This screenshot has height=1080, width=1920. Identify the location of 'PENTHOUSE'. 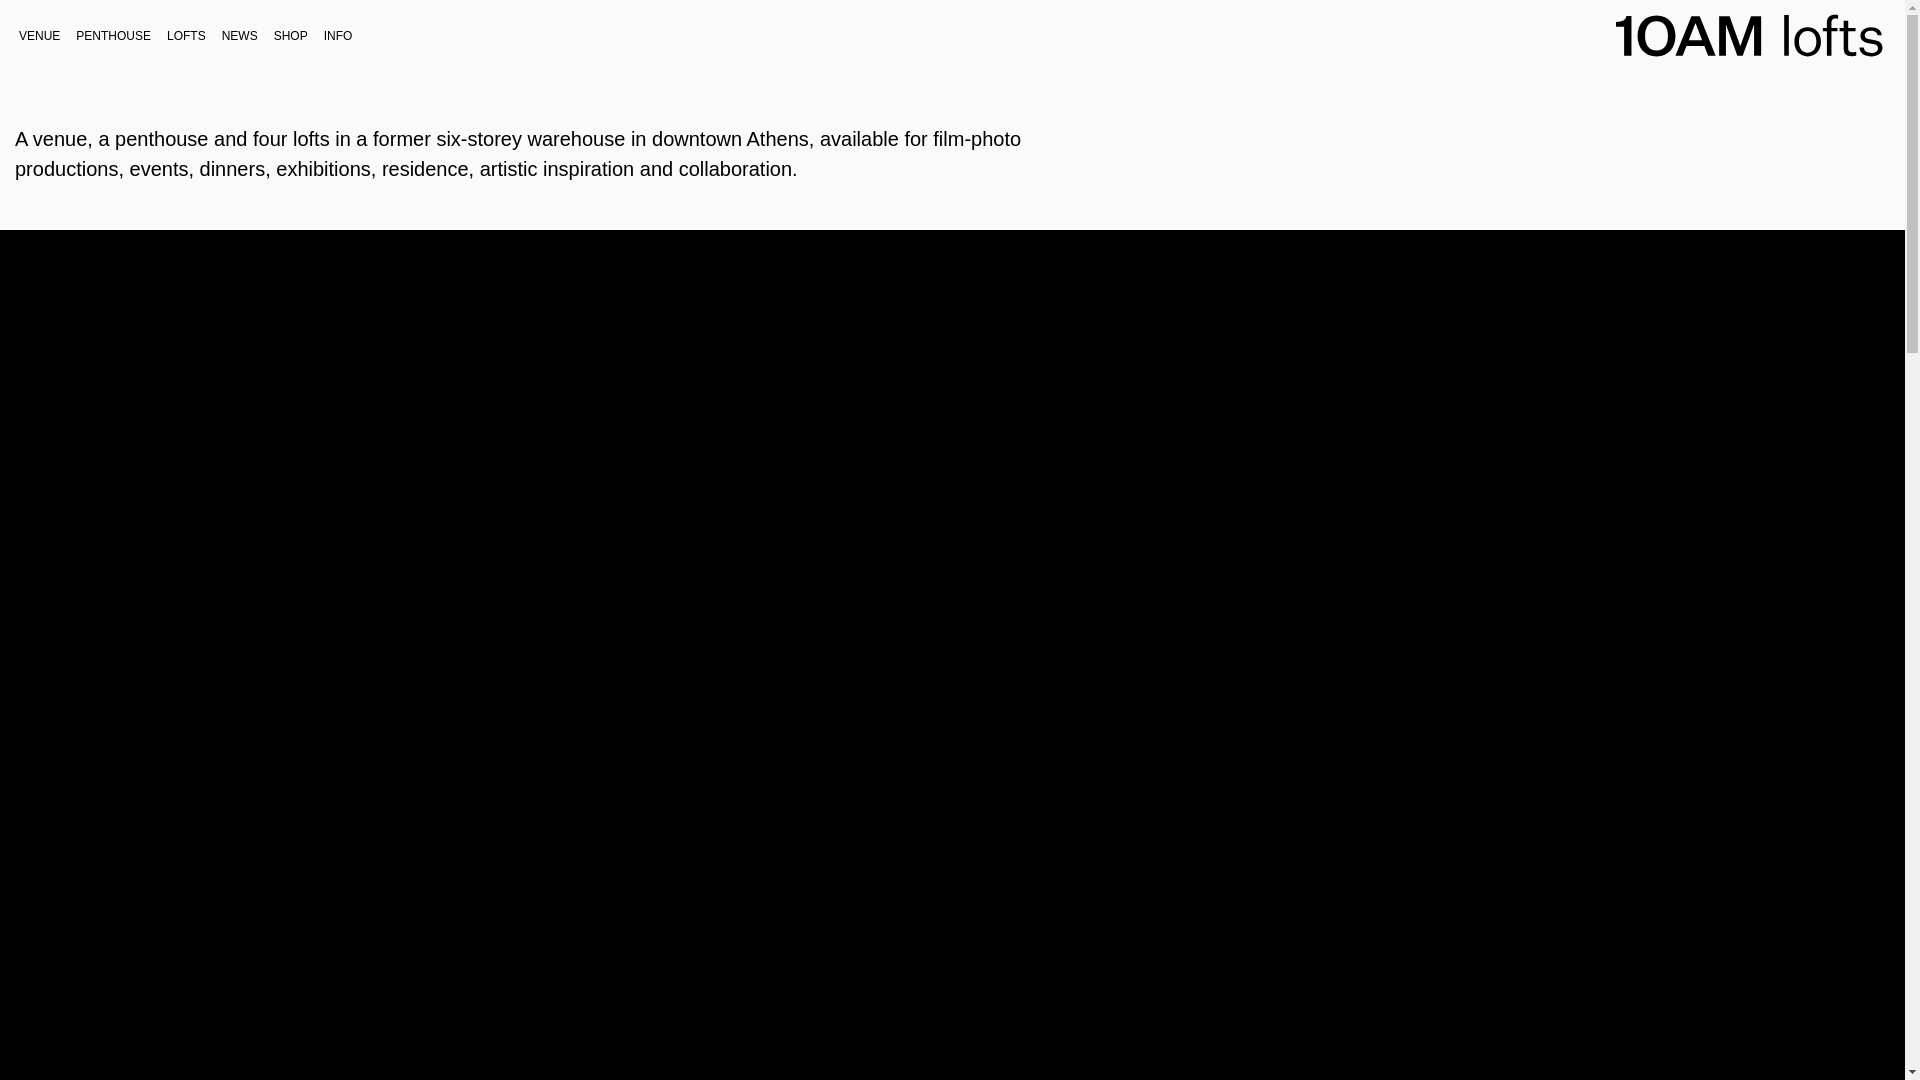
(112, 34).